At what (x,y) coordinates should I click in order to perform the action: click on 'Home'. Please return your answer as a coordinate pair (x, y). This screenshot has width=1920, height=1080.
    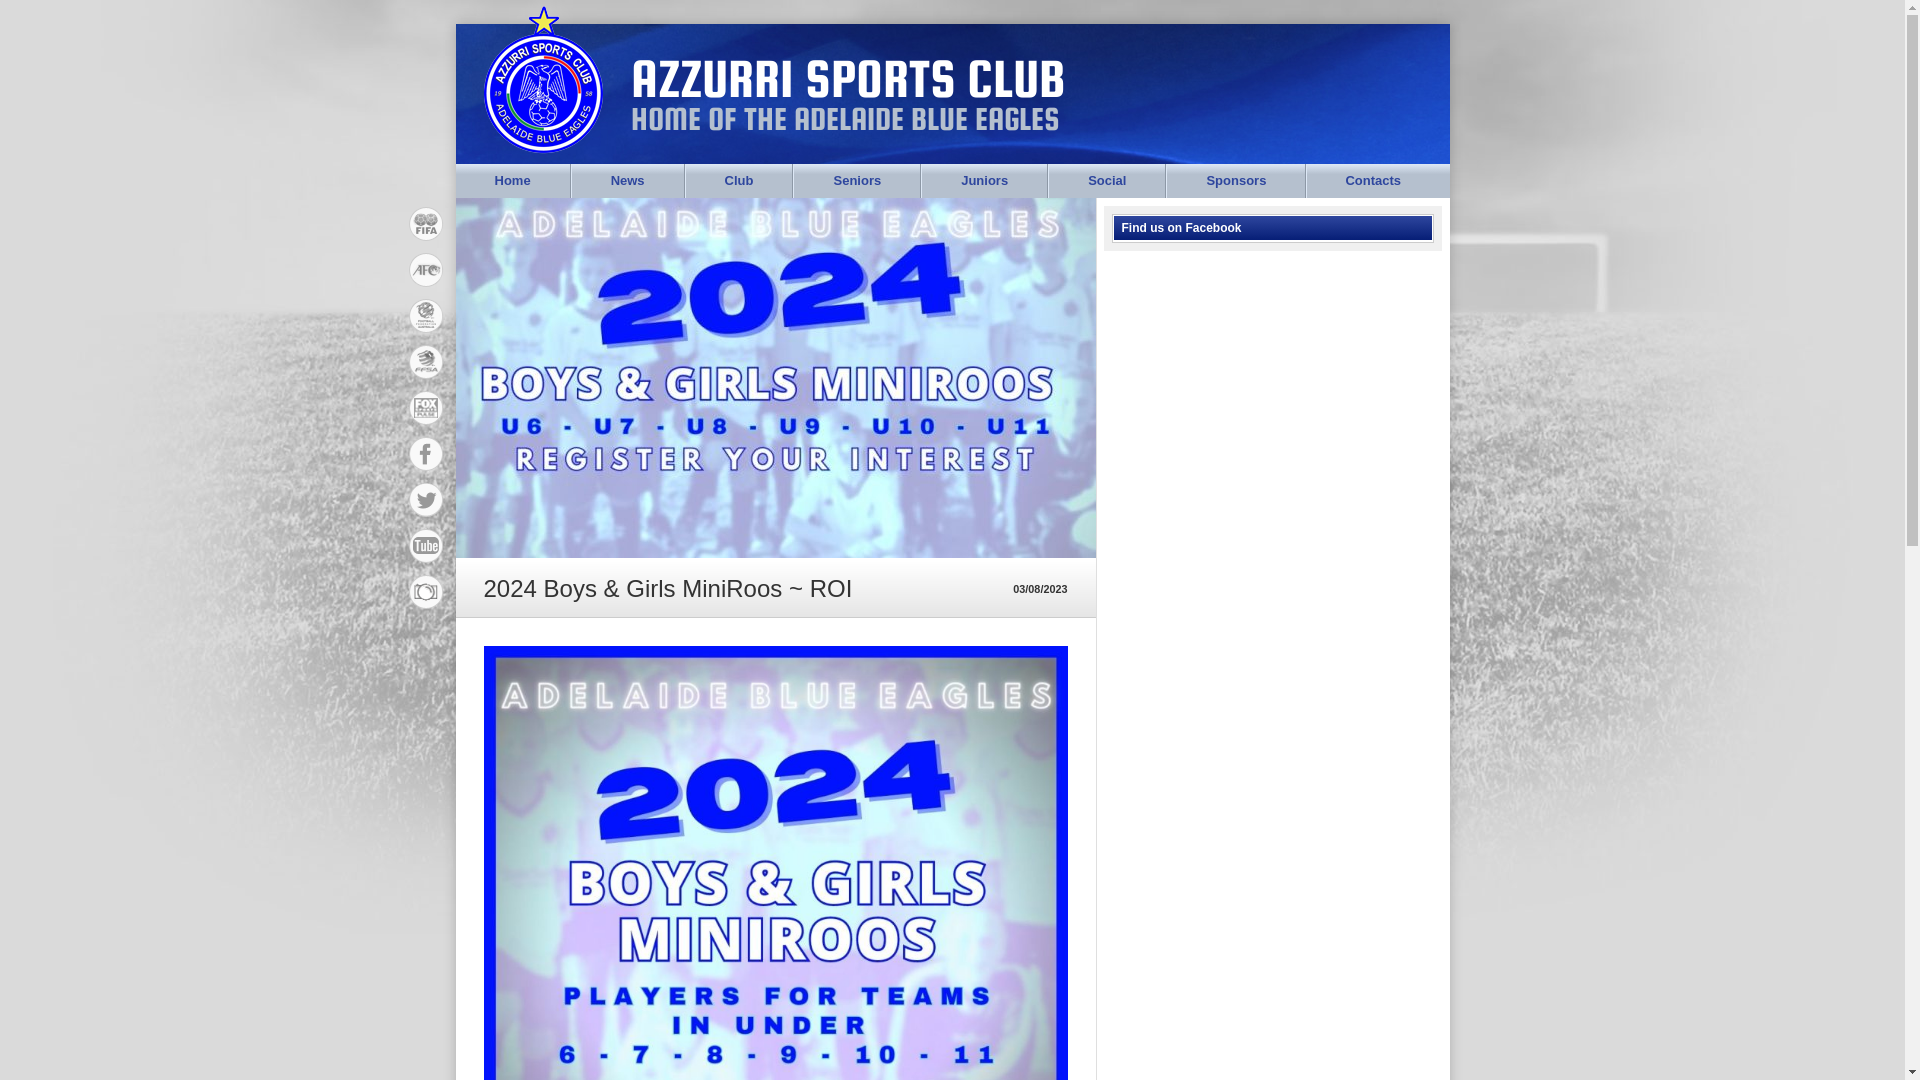
    Looking at the image, I should click on (513, 181).